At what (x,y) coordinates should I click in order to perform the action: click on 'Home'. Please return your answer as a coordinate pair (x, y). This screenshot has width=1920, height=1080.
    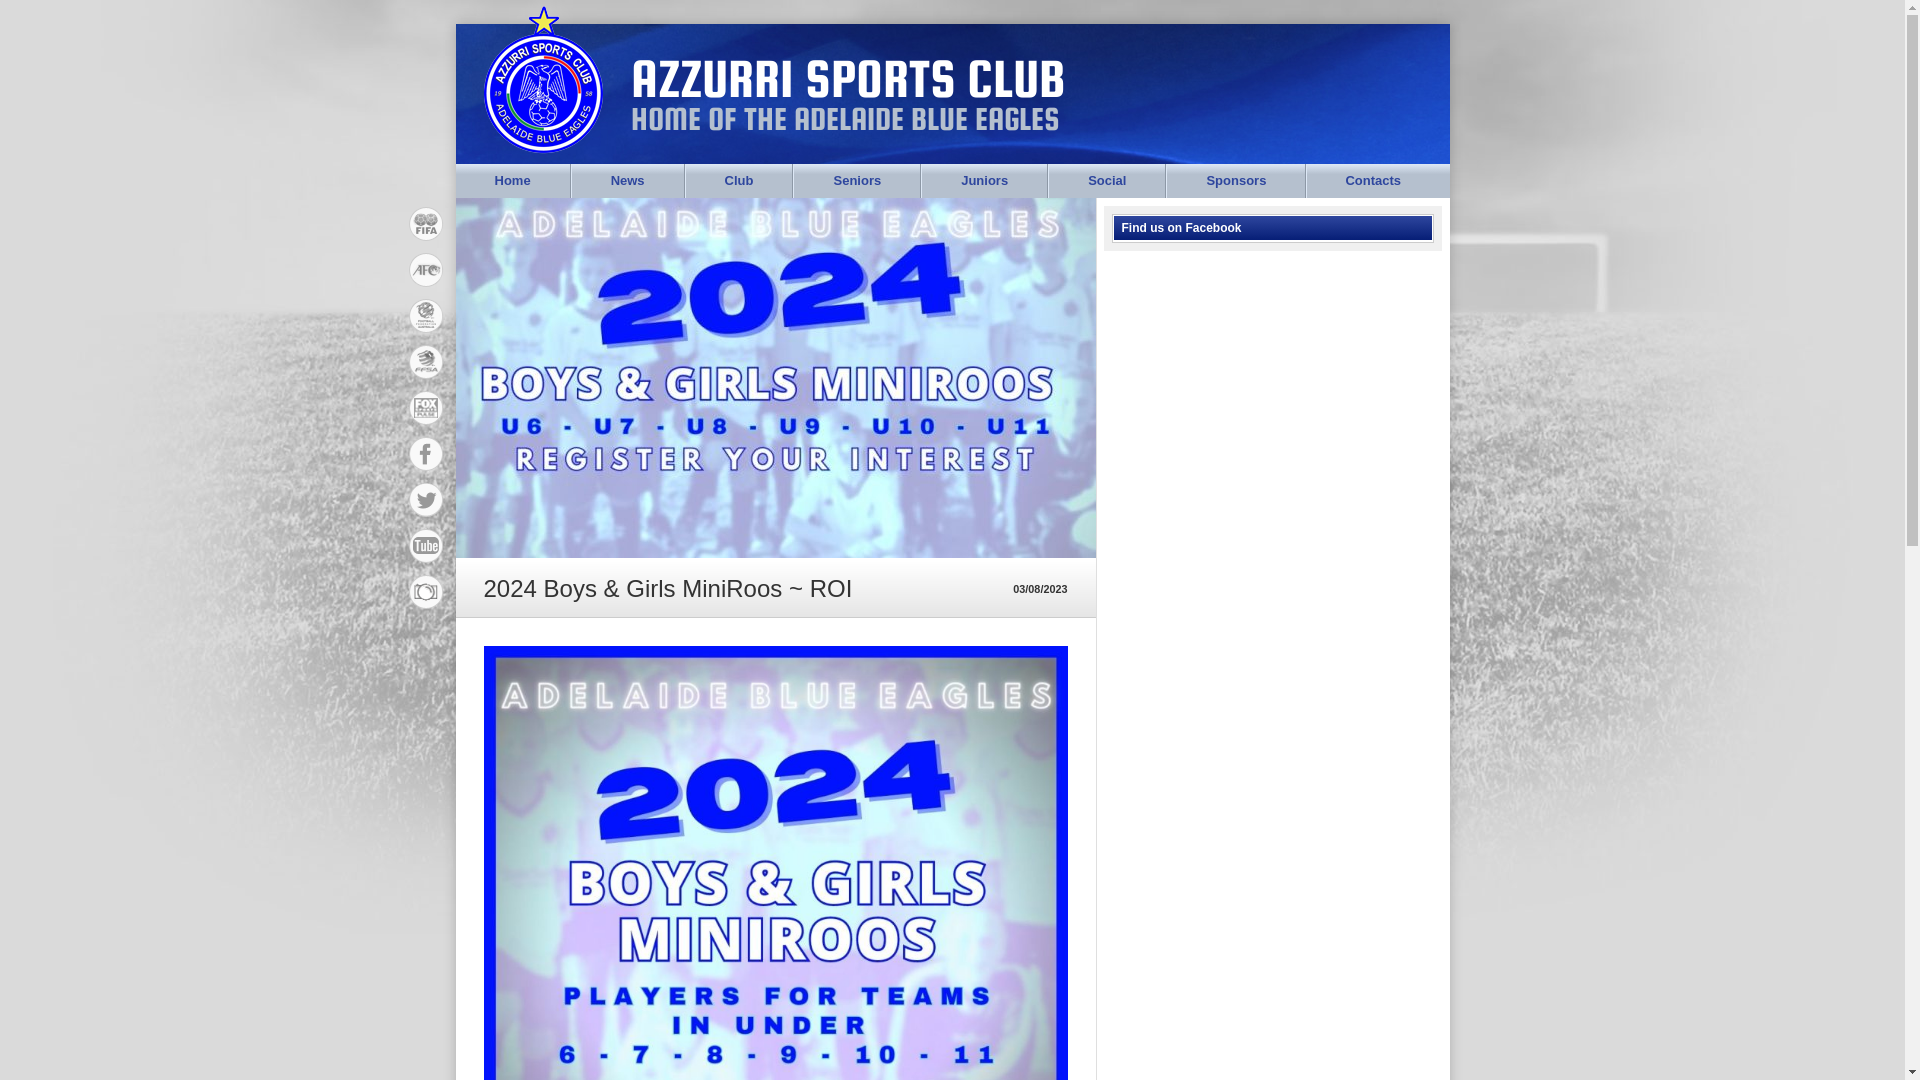
    Looking at the image, I should click on (513, 181).